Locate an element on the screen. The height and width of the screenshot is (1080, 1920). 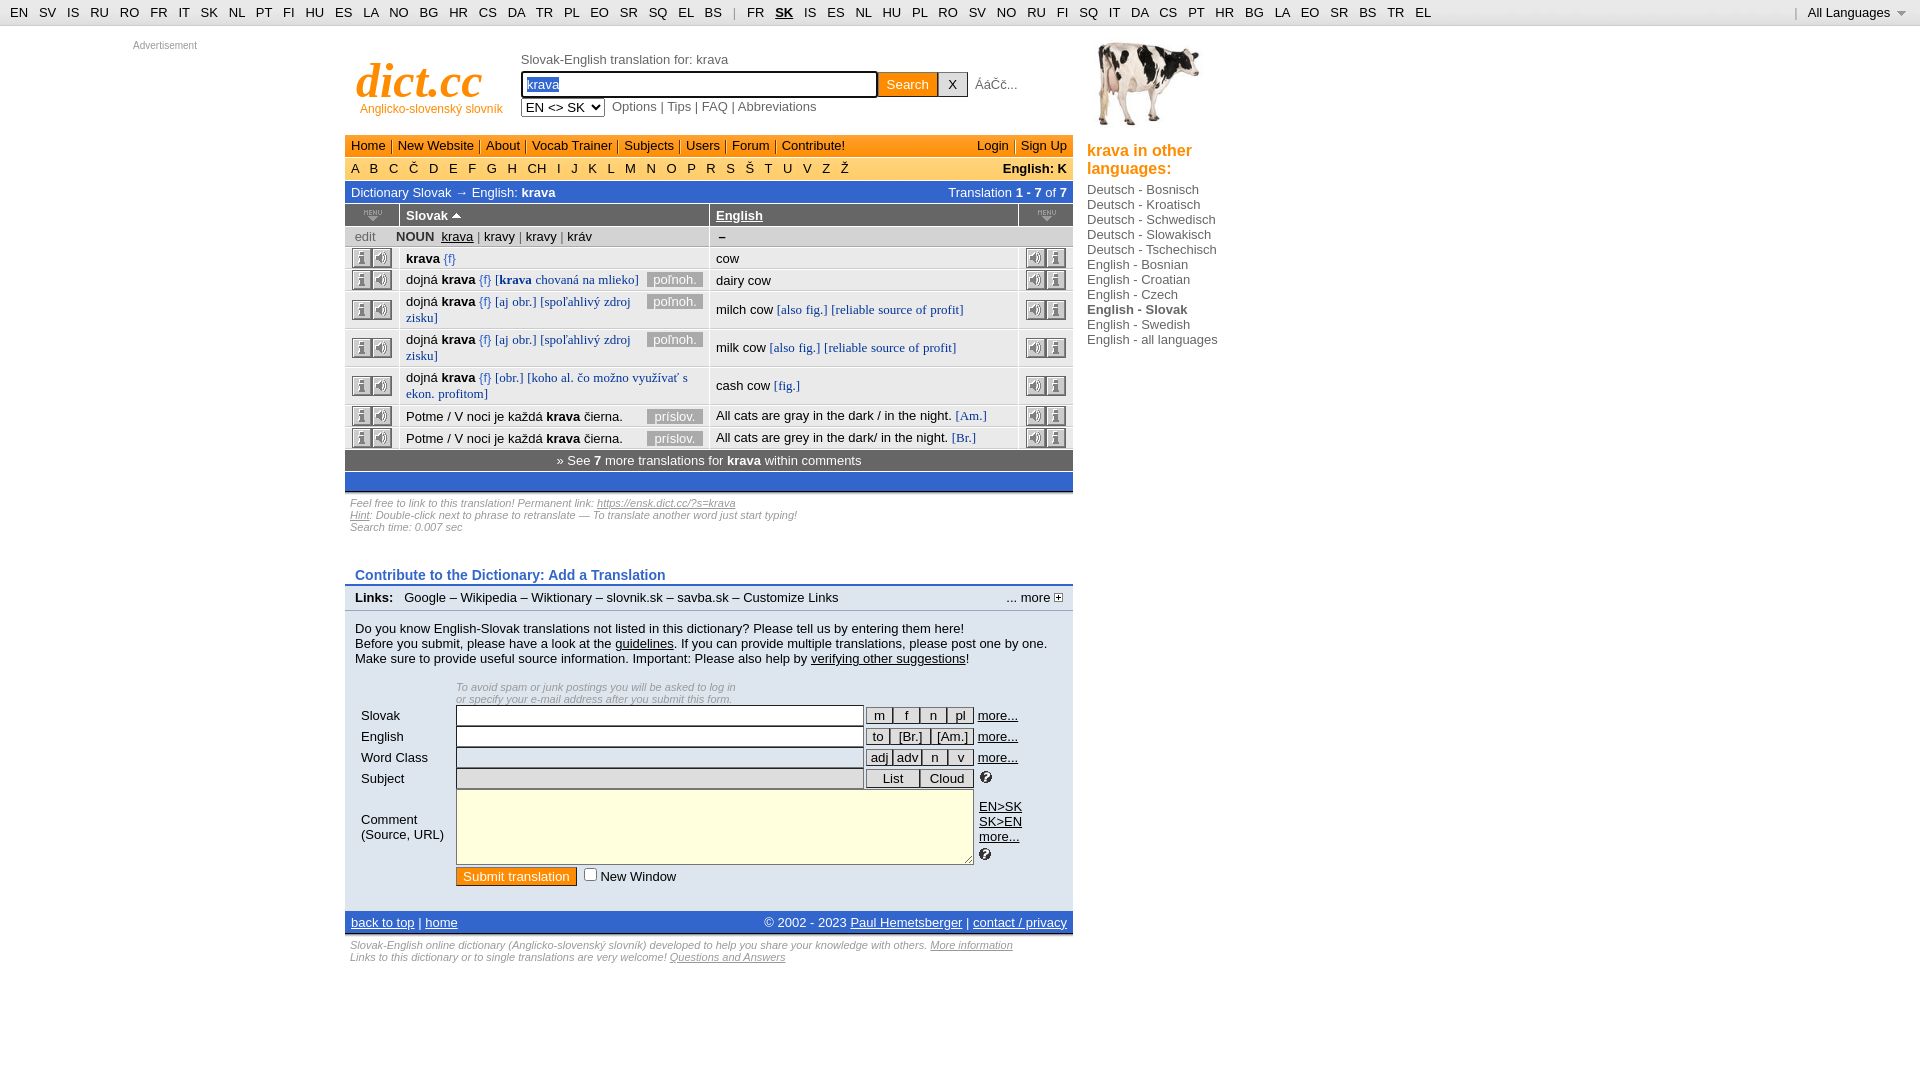
'zisku]' is located at coordinates (421, 354).